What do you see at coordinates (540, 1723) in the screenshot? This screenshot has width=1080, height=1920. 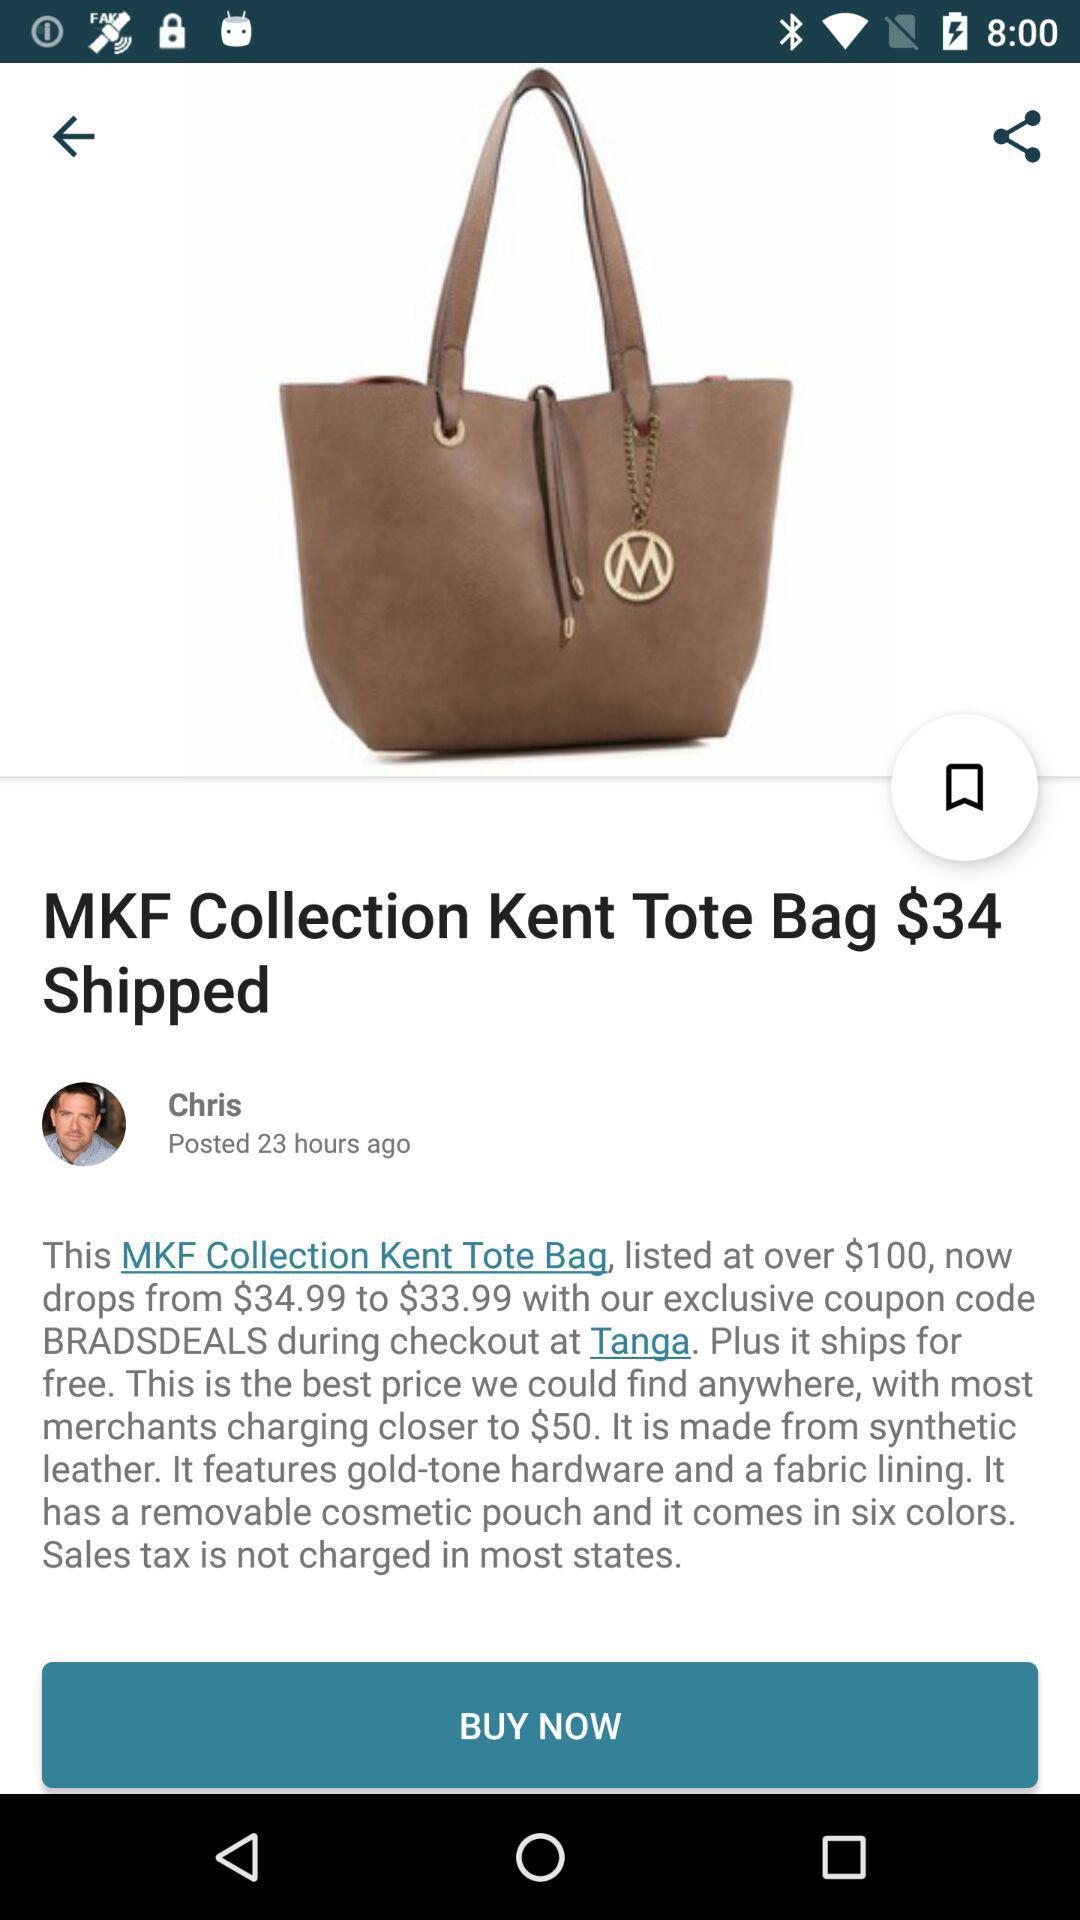 I see `buy now` at bounding box center [540, 1723].